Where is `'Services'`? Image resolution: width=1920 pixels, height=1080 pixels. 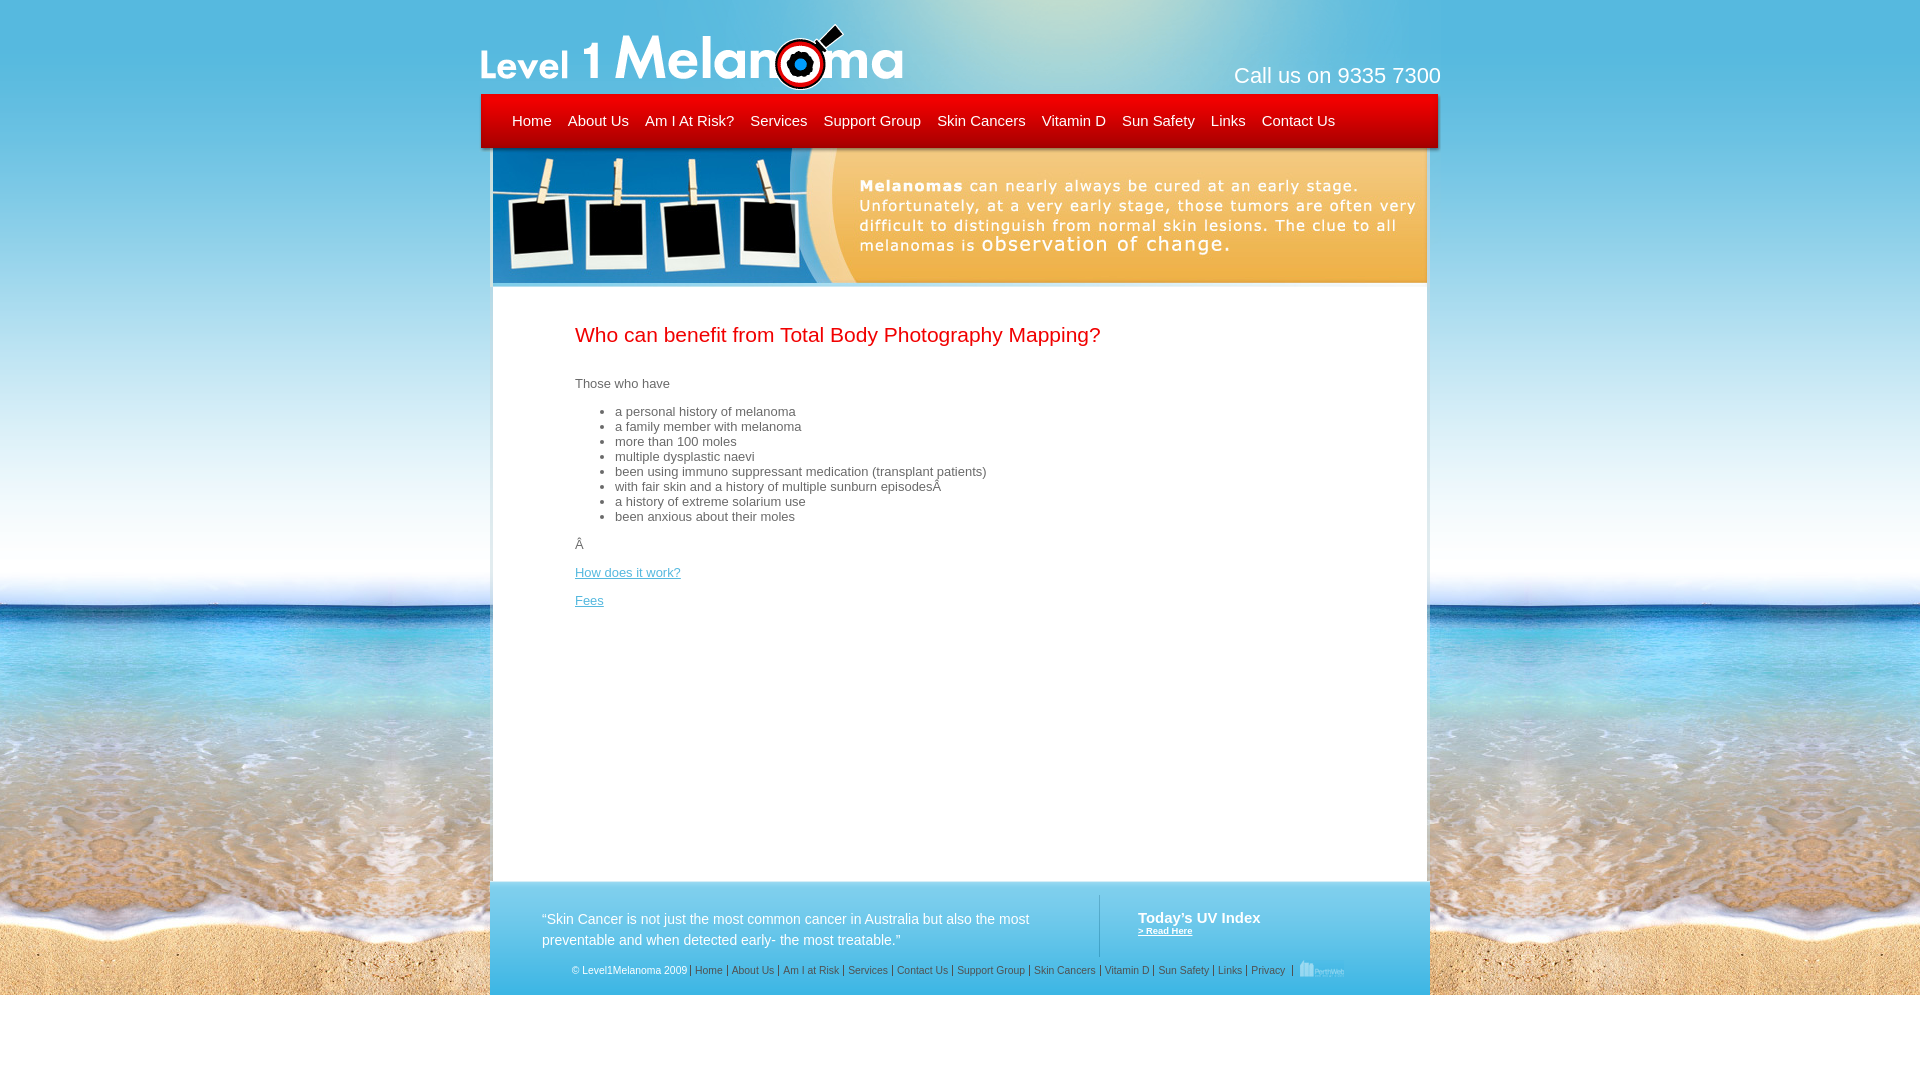
'Services' is located at coordinates (777, 120).